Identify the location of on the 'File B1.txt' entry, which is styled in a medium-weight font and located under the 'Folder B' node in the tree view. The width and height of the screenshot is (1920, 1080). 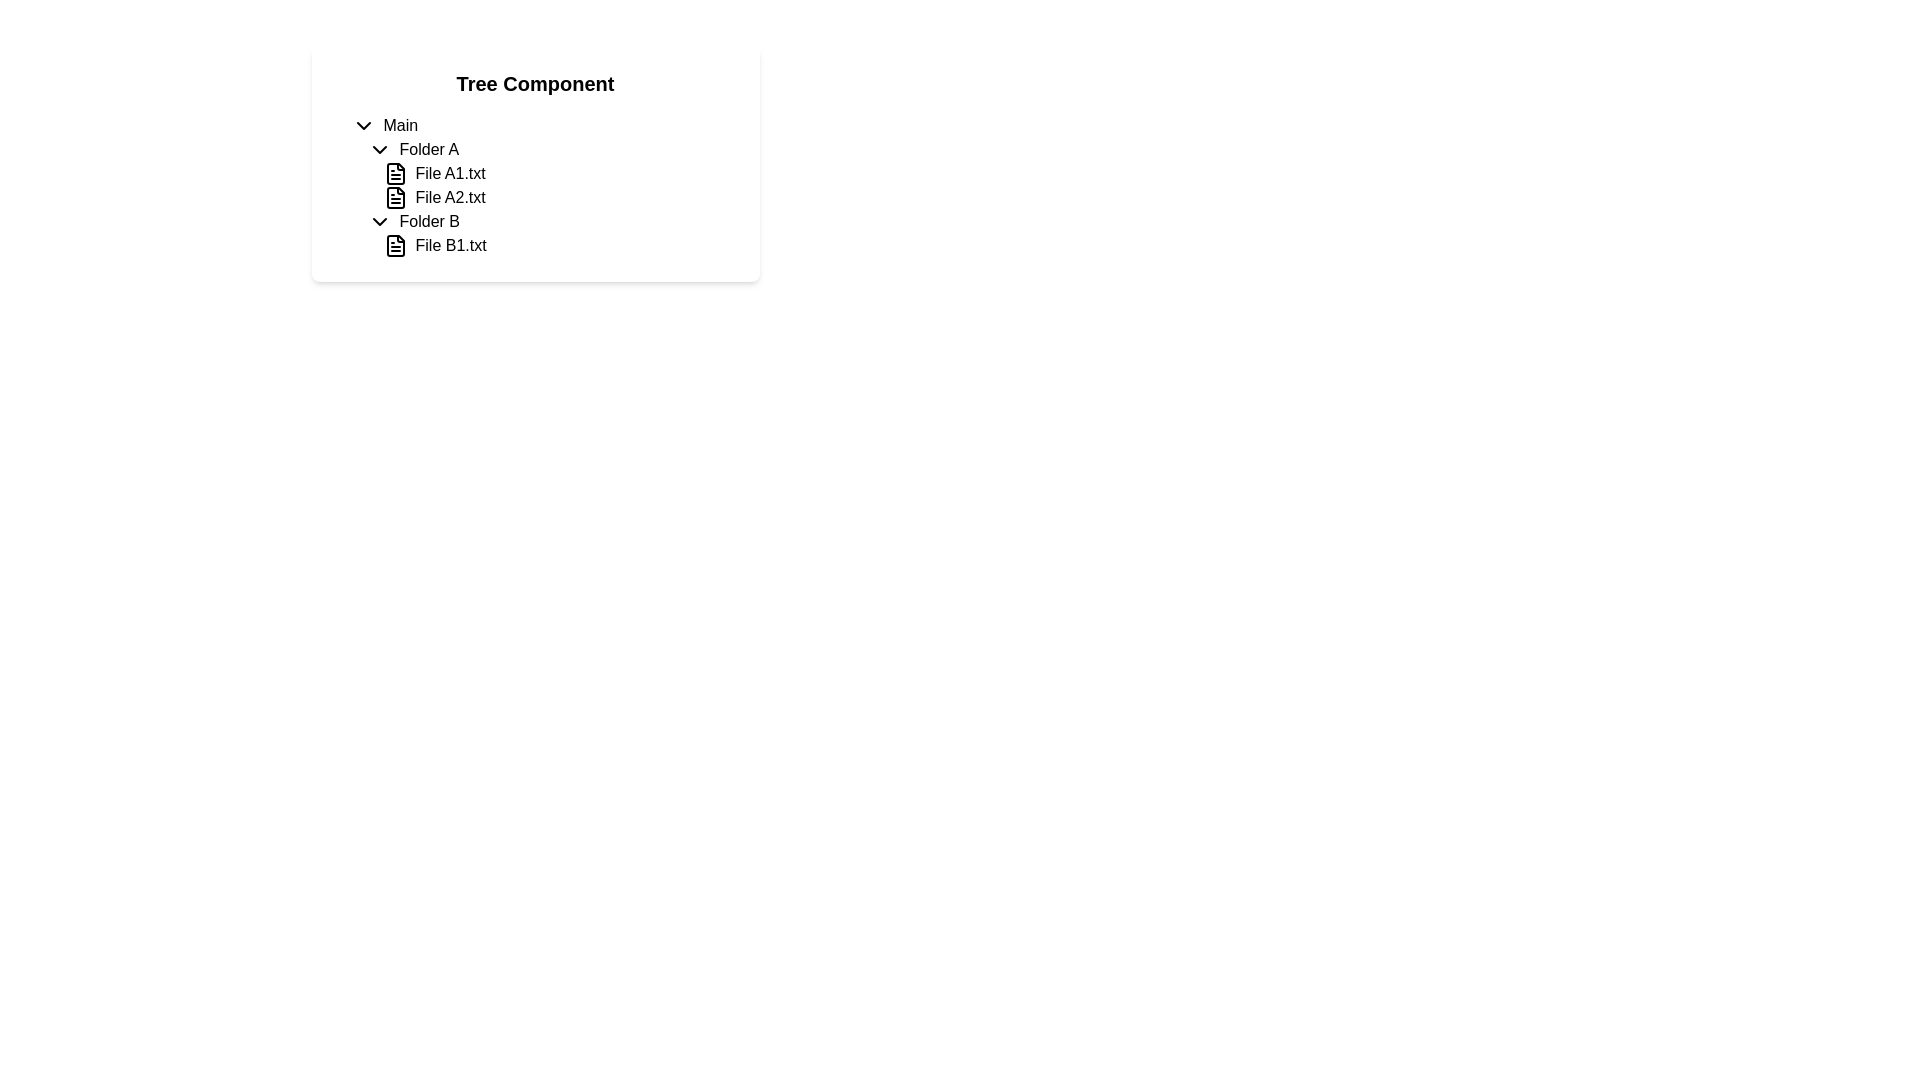
(551, 245).